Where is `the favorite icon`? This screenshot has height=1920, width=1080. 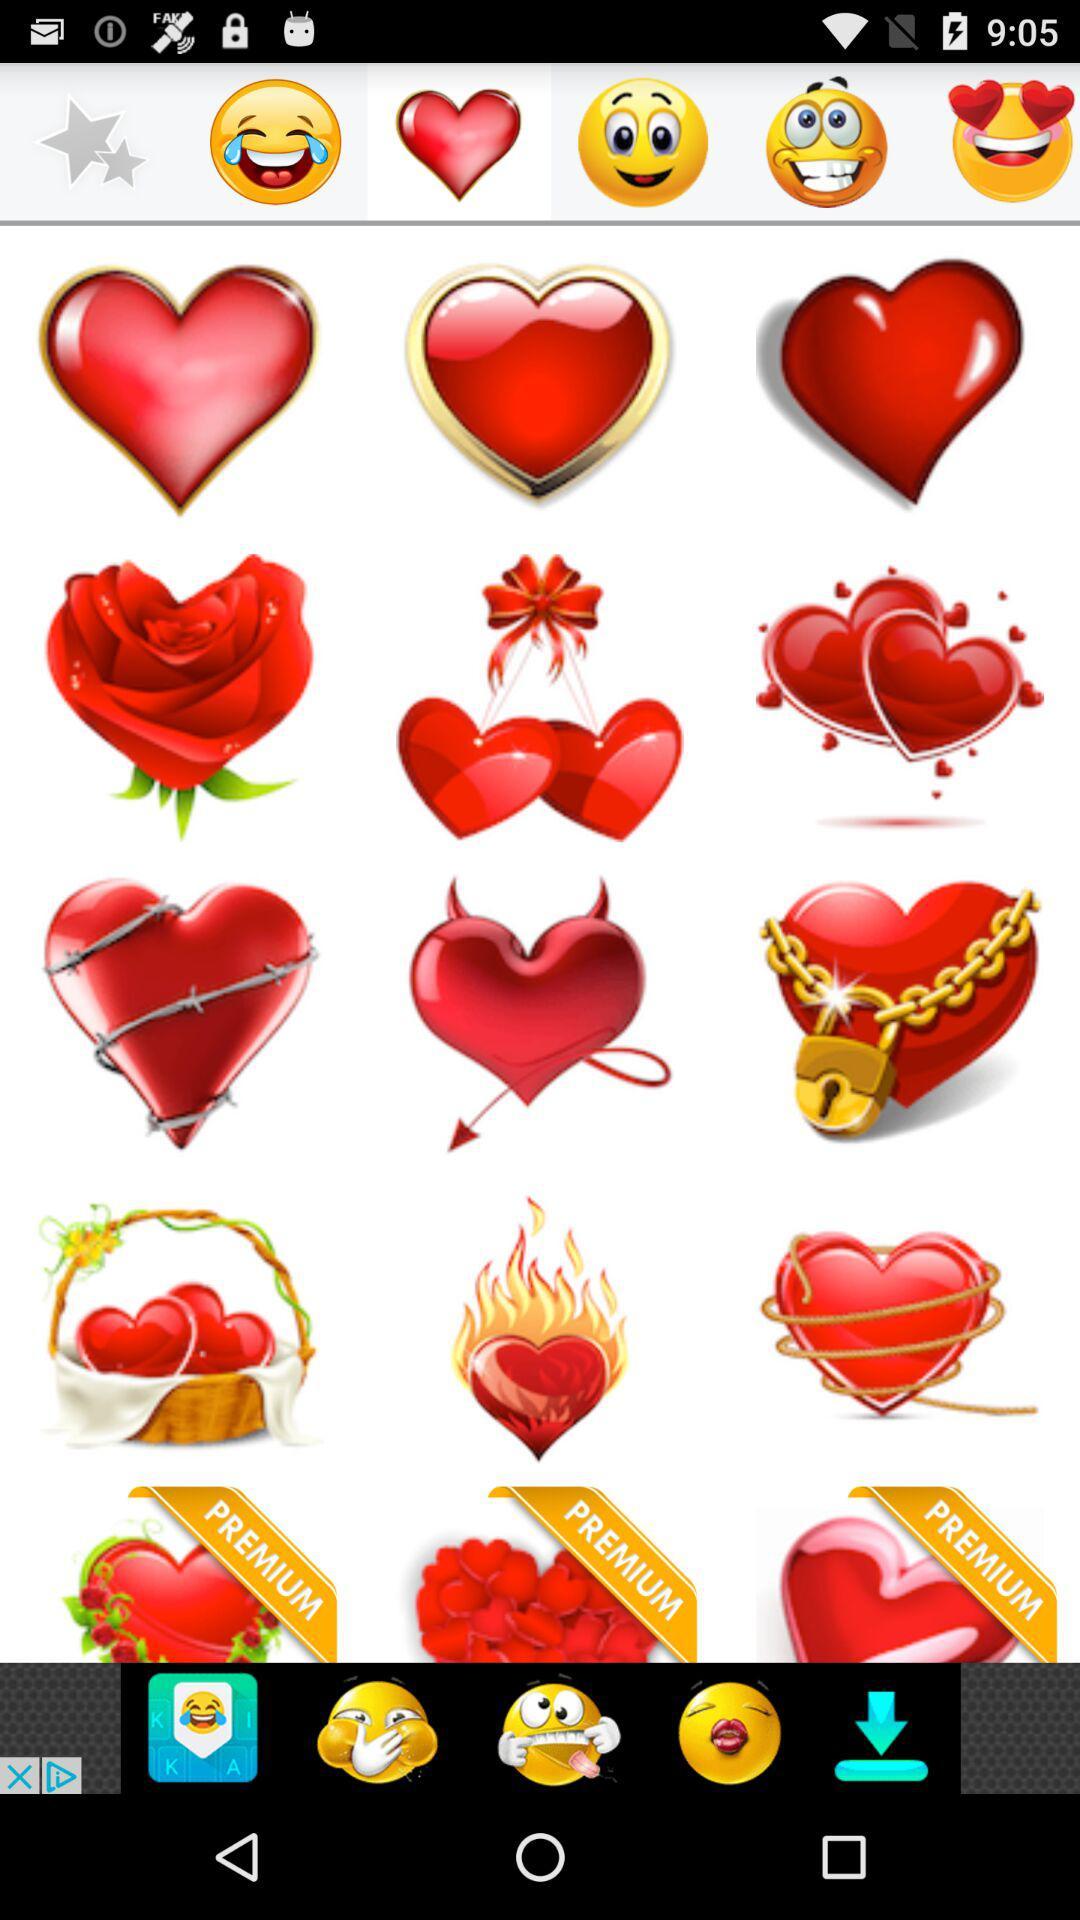
the favorite icon is located at coordinates (459, 151).